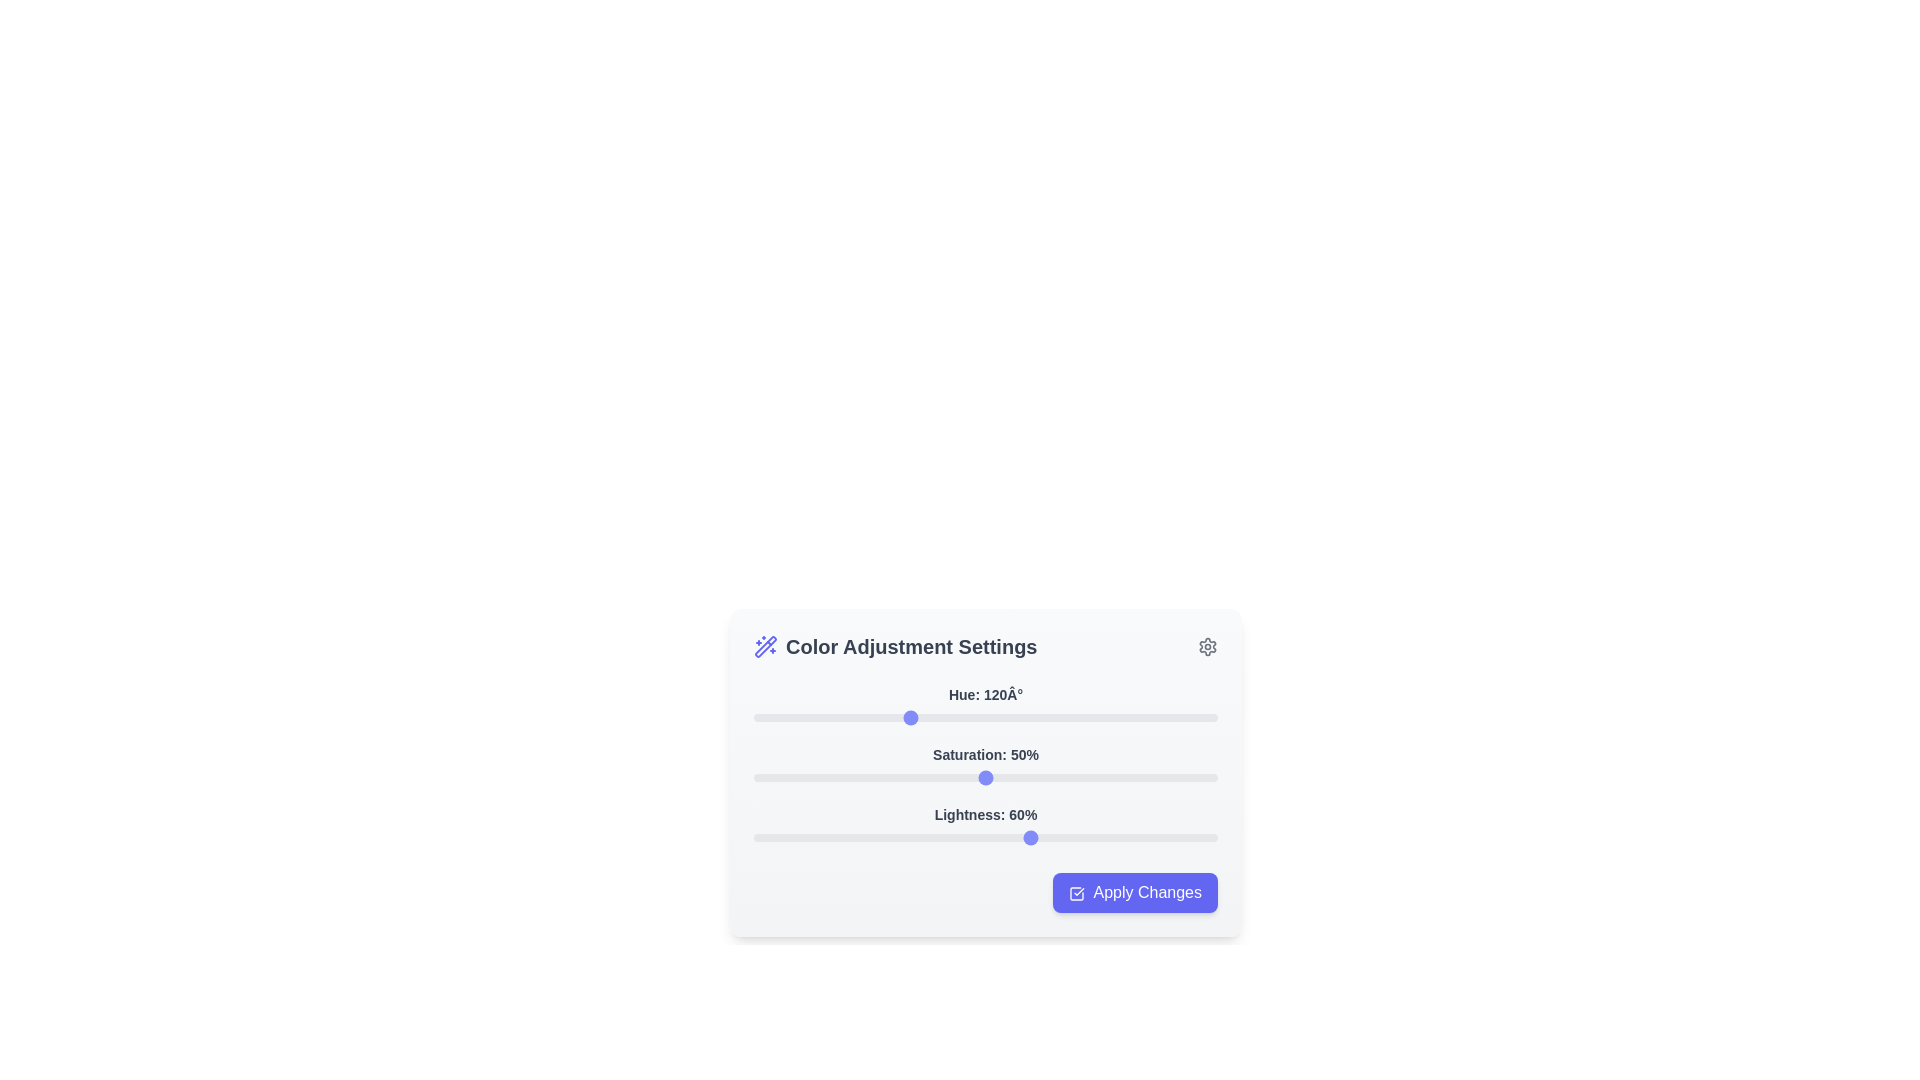 This screenshot has height=1080, width=1920. I want to click on the thumb of the first slider labeled 'Hue: 120°' under the 'Color Adjustment Settings' section, so click(985, 705).